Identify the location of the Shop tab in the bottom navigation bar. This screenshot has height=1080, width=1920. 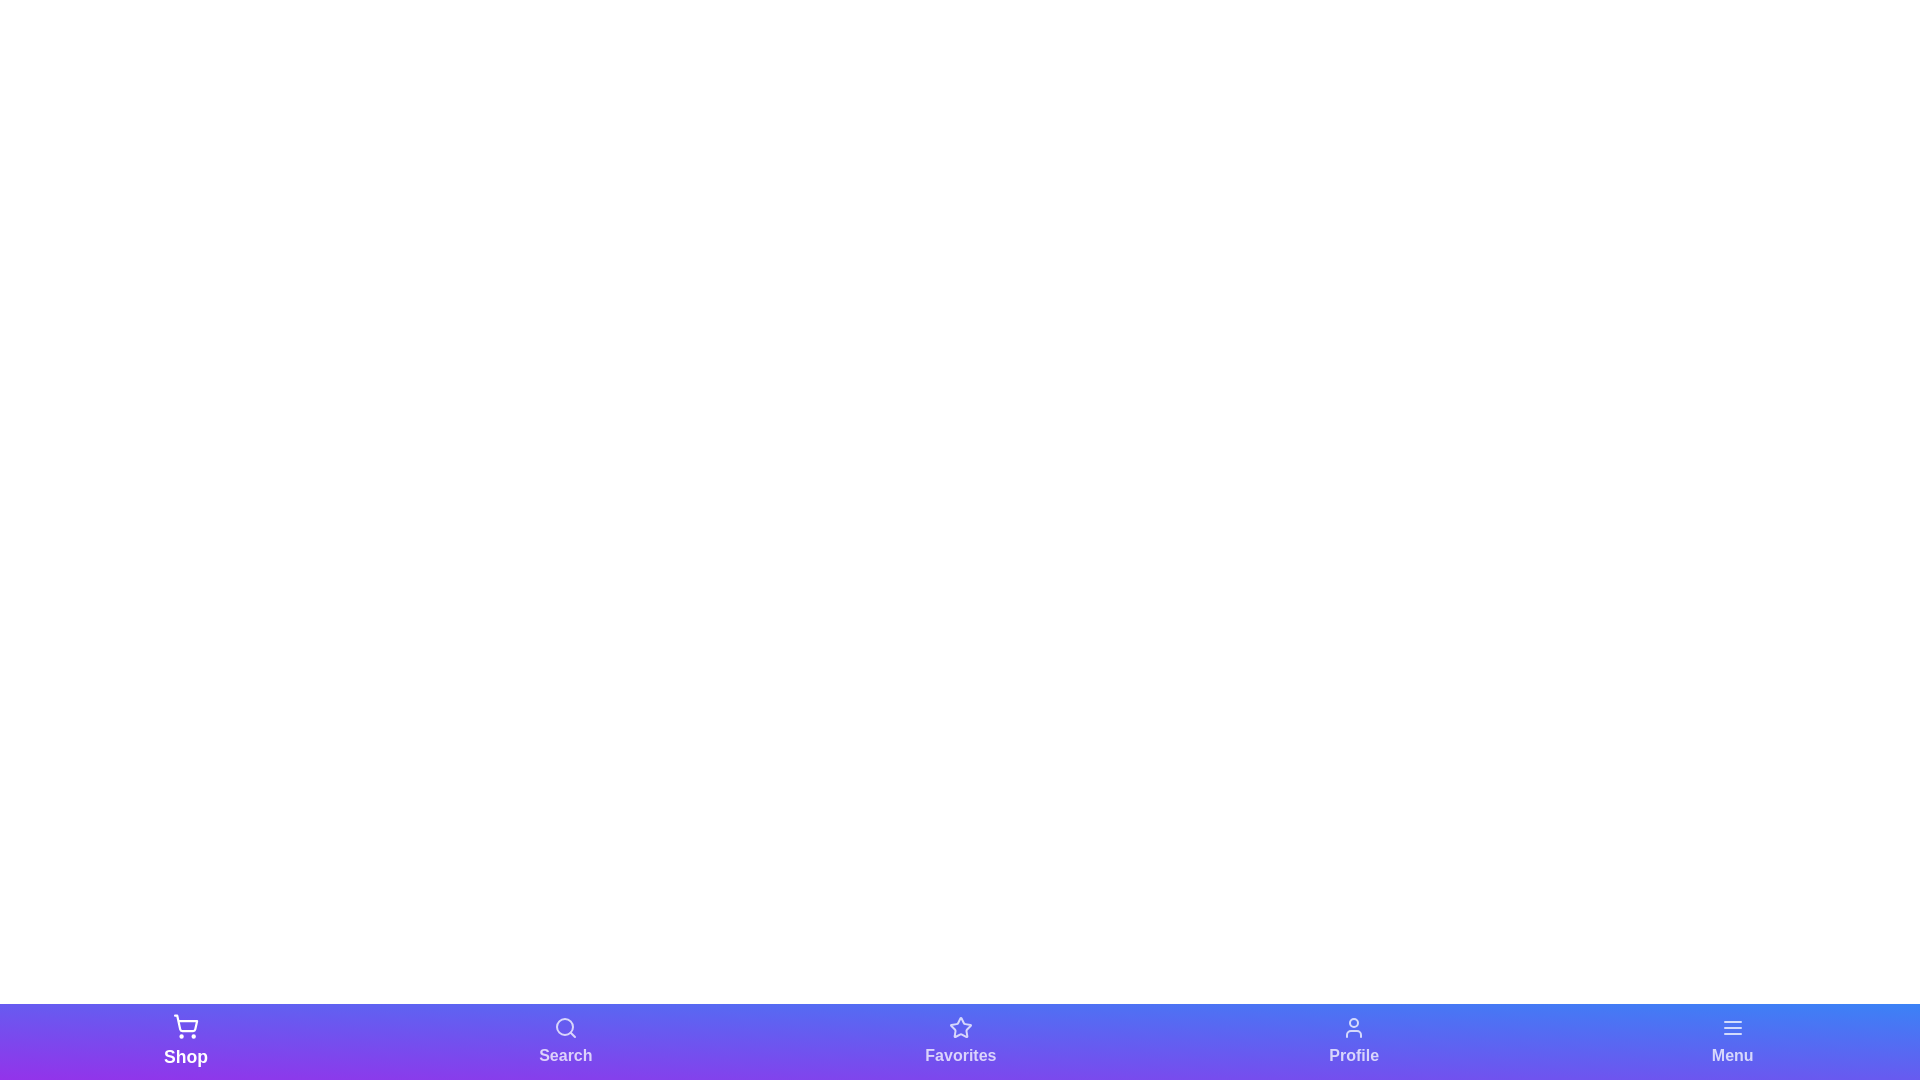
(186, 1040).